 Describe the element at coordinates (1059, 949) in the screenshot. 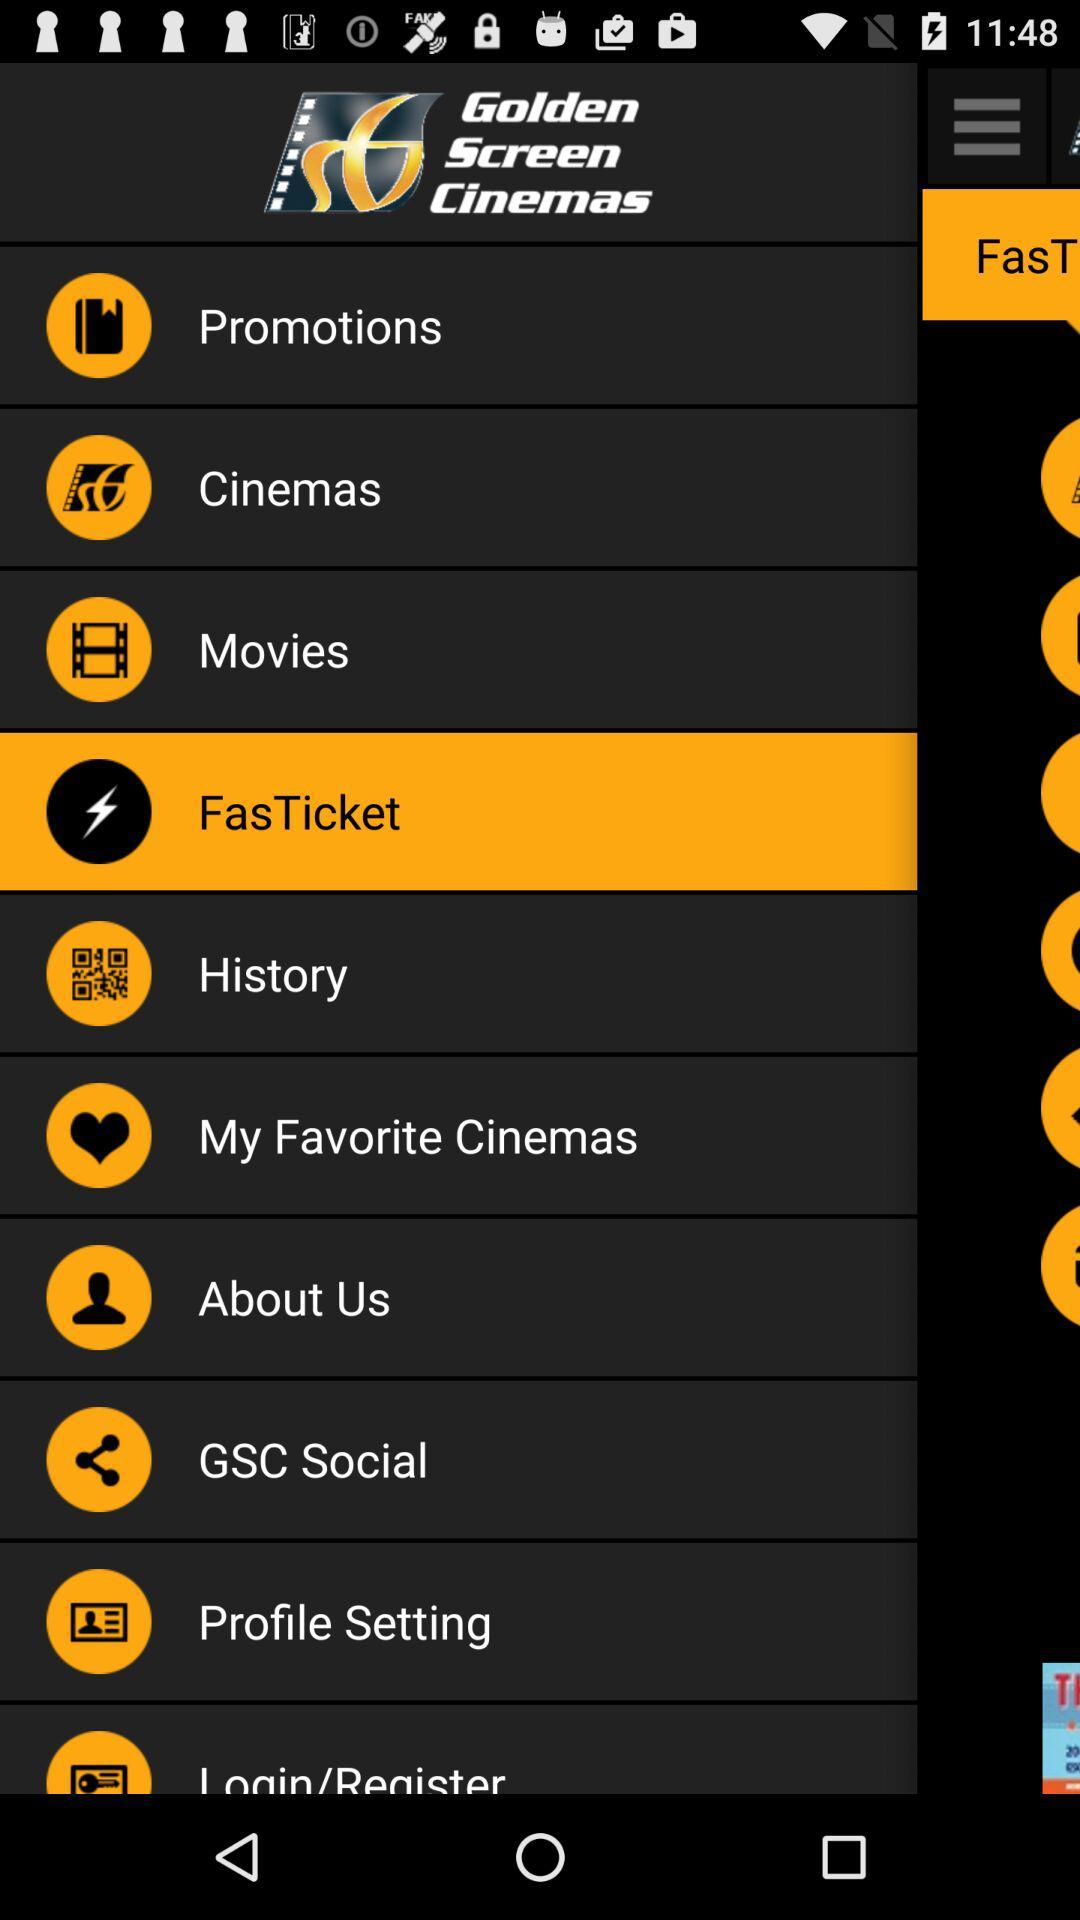

I see `histiry` at that location.